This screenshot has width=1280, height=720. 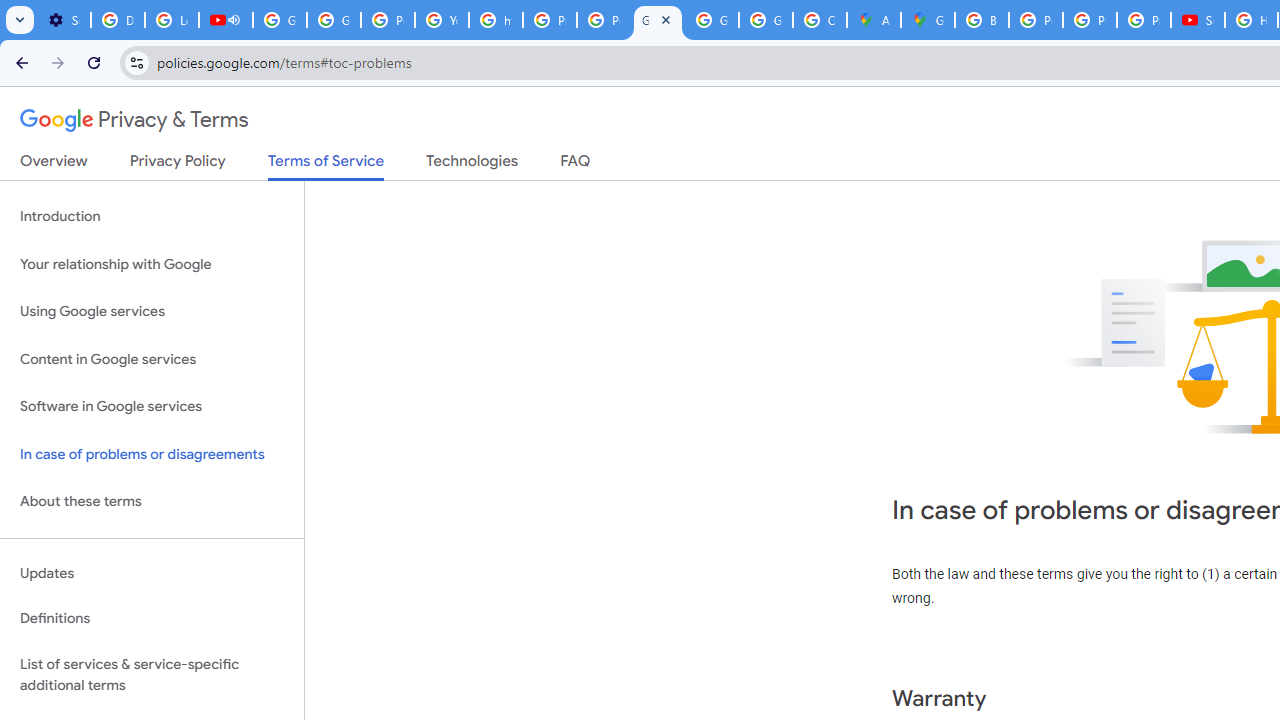 What do you see at coordinates (171, 20) in the screenshot?
I see `'Learn how to find your photos - Google Photos Help'` at bounding box center [171, 20].